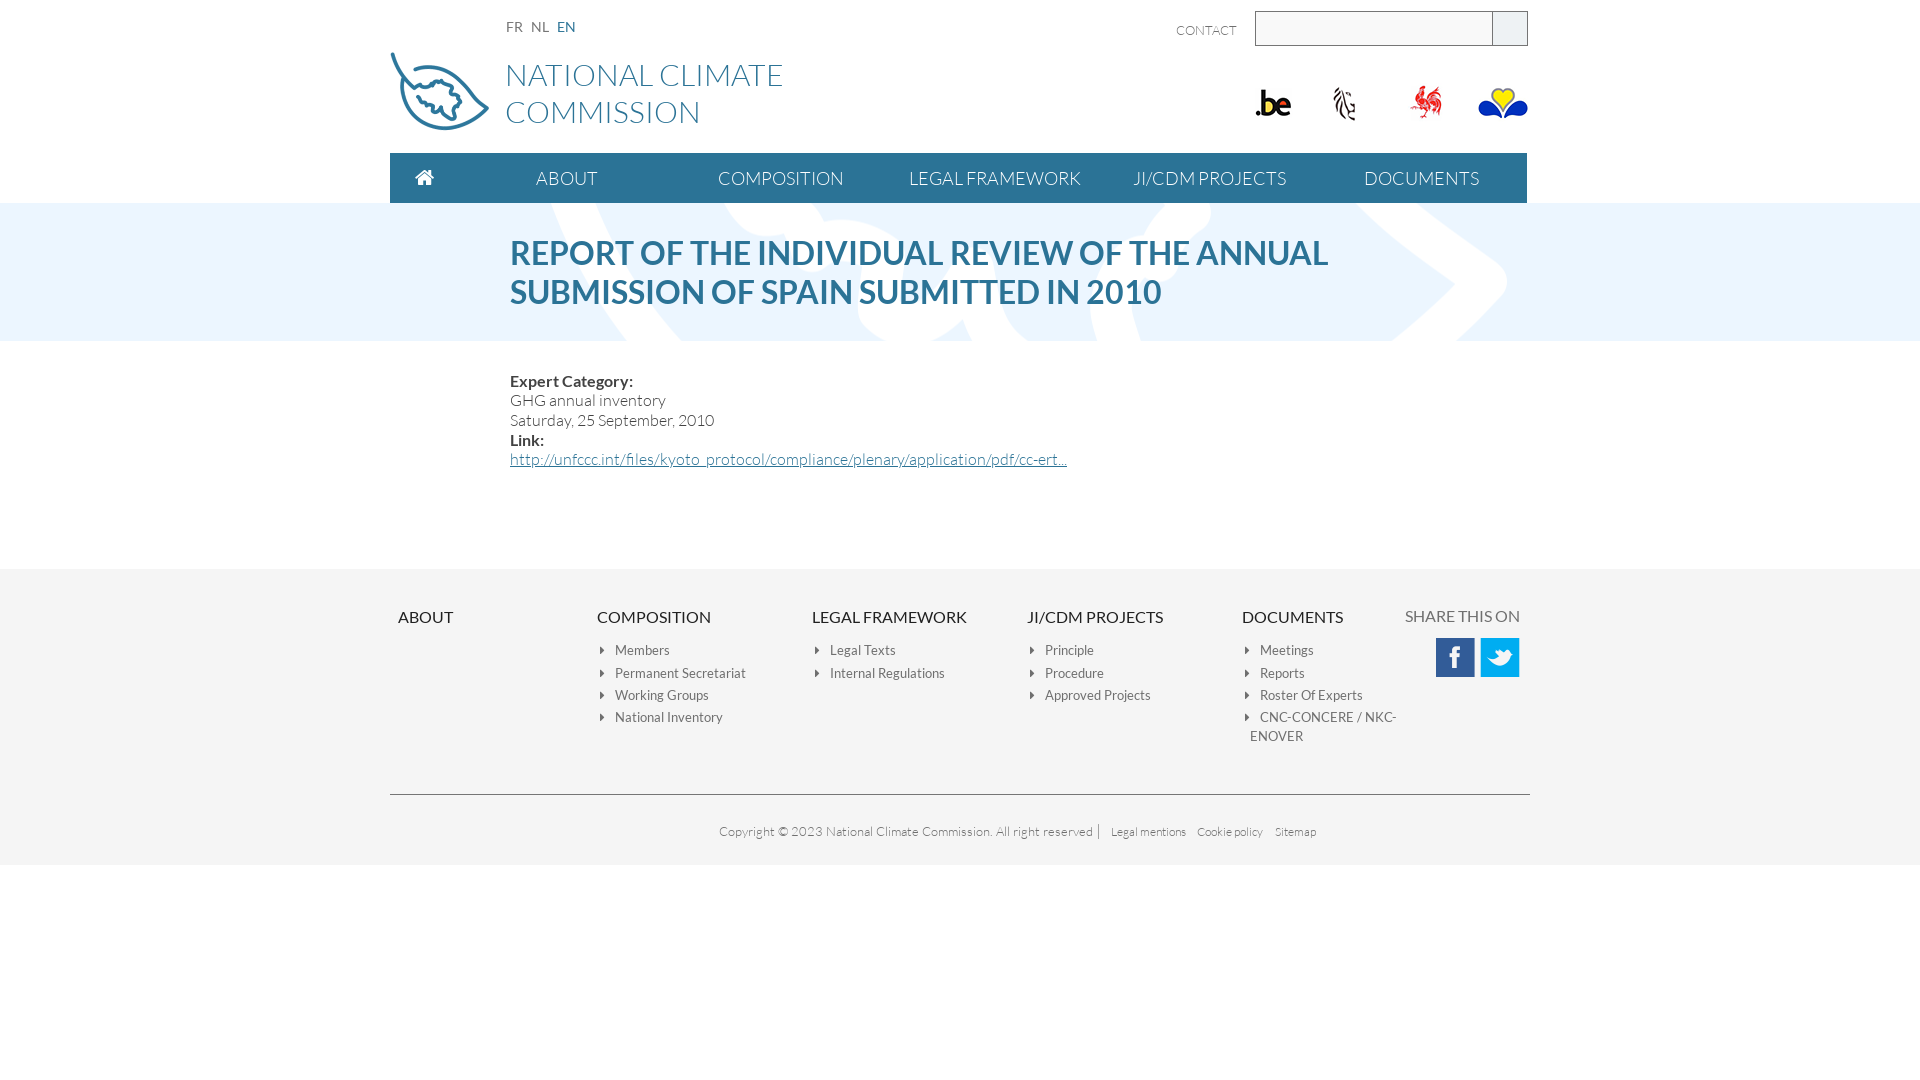 The image size is (1920, 1080). I want to click on 'NL', so click(539, 26).